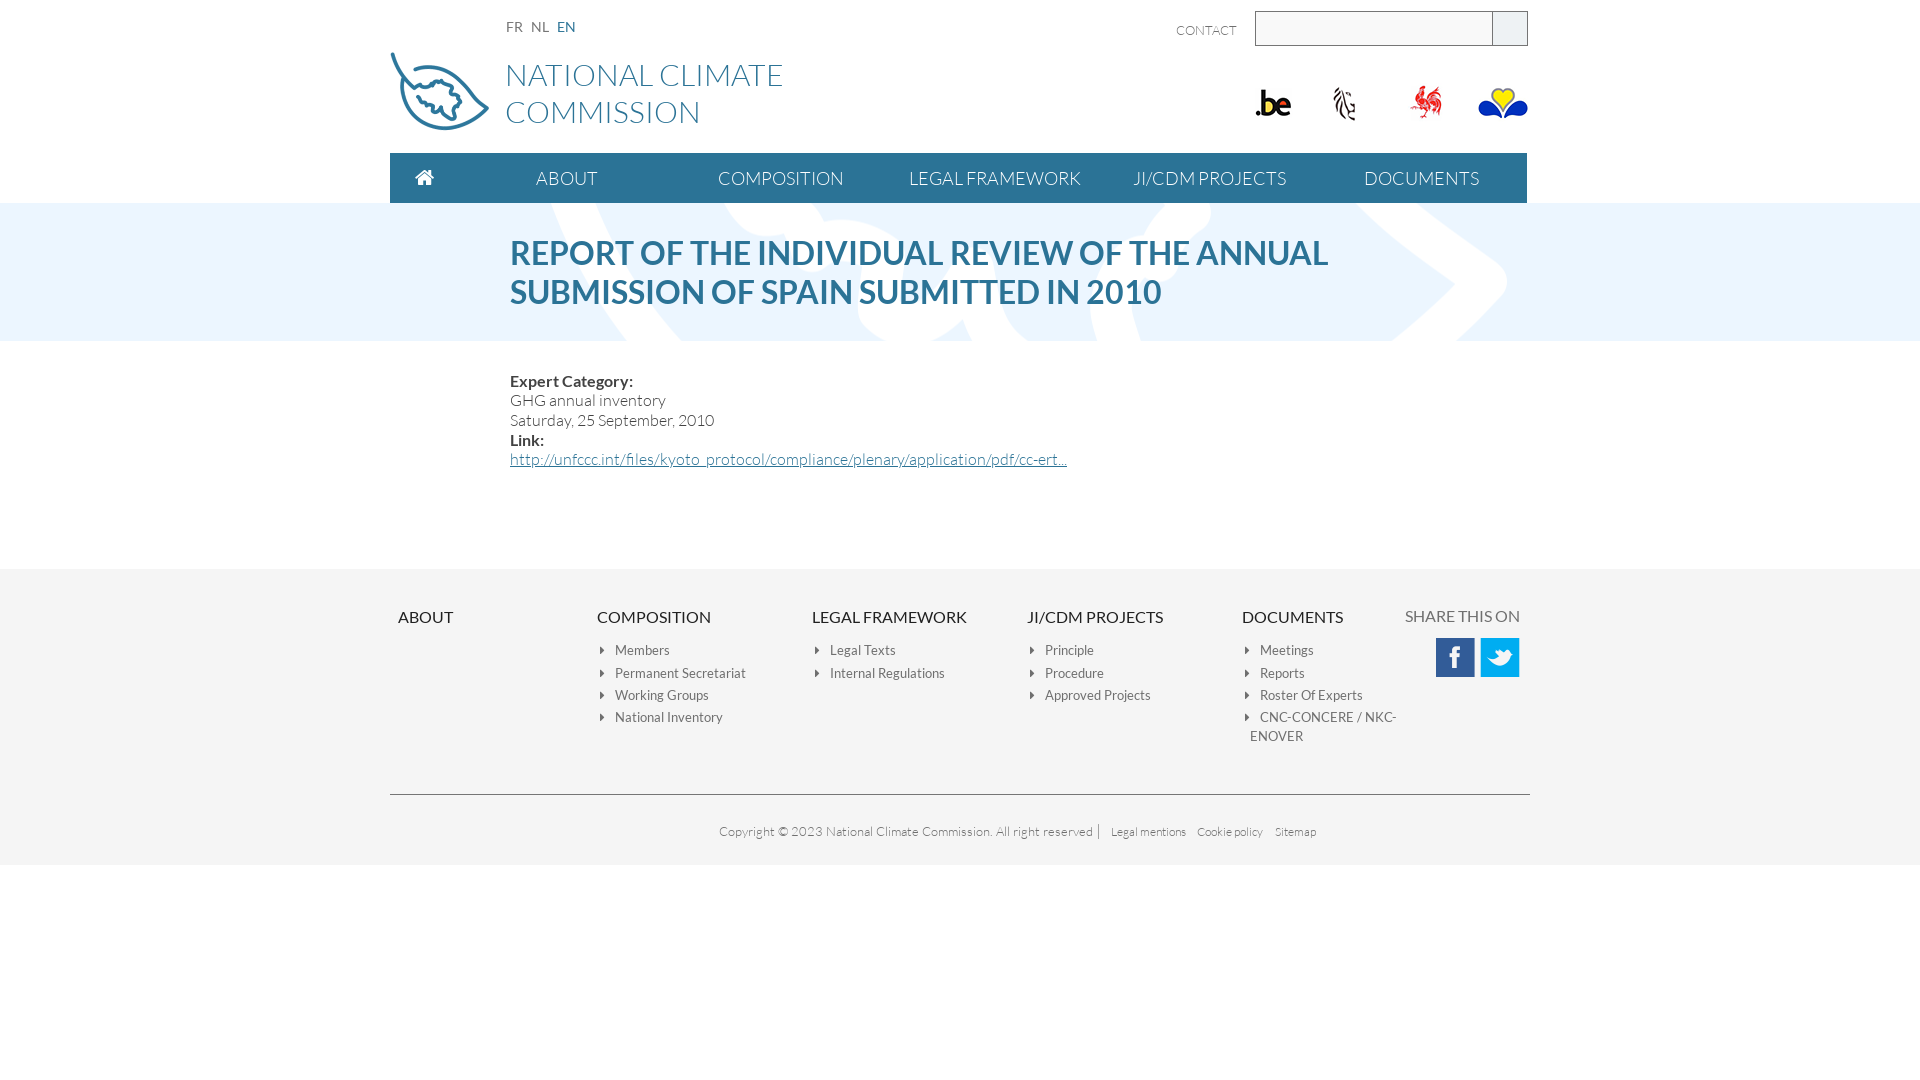 The image size is (1920, 1080). I want to click on 'NL', so click(539, 26).